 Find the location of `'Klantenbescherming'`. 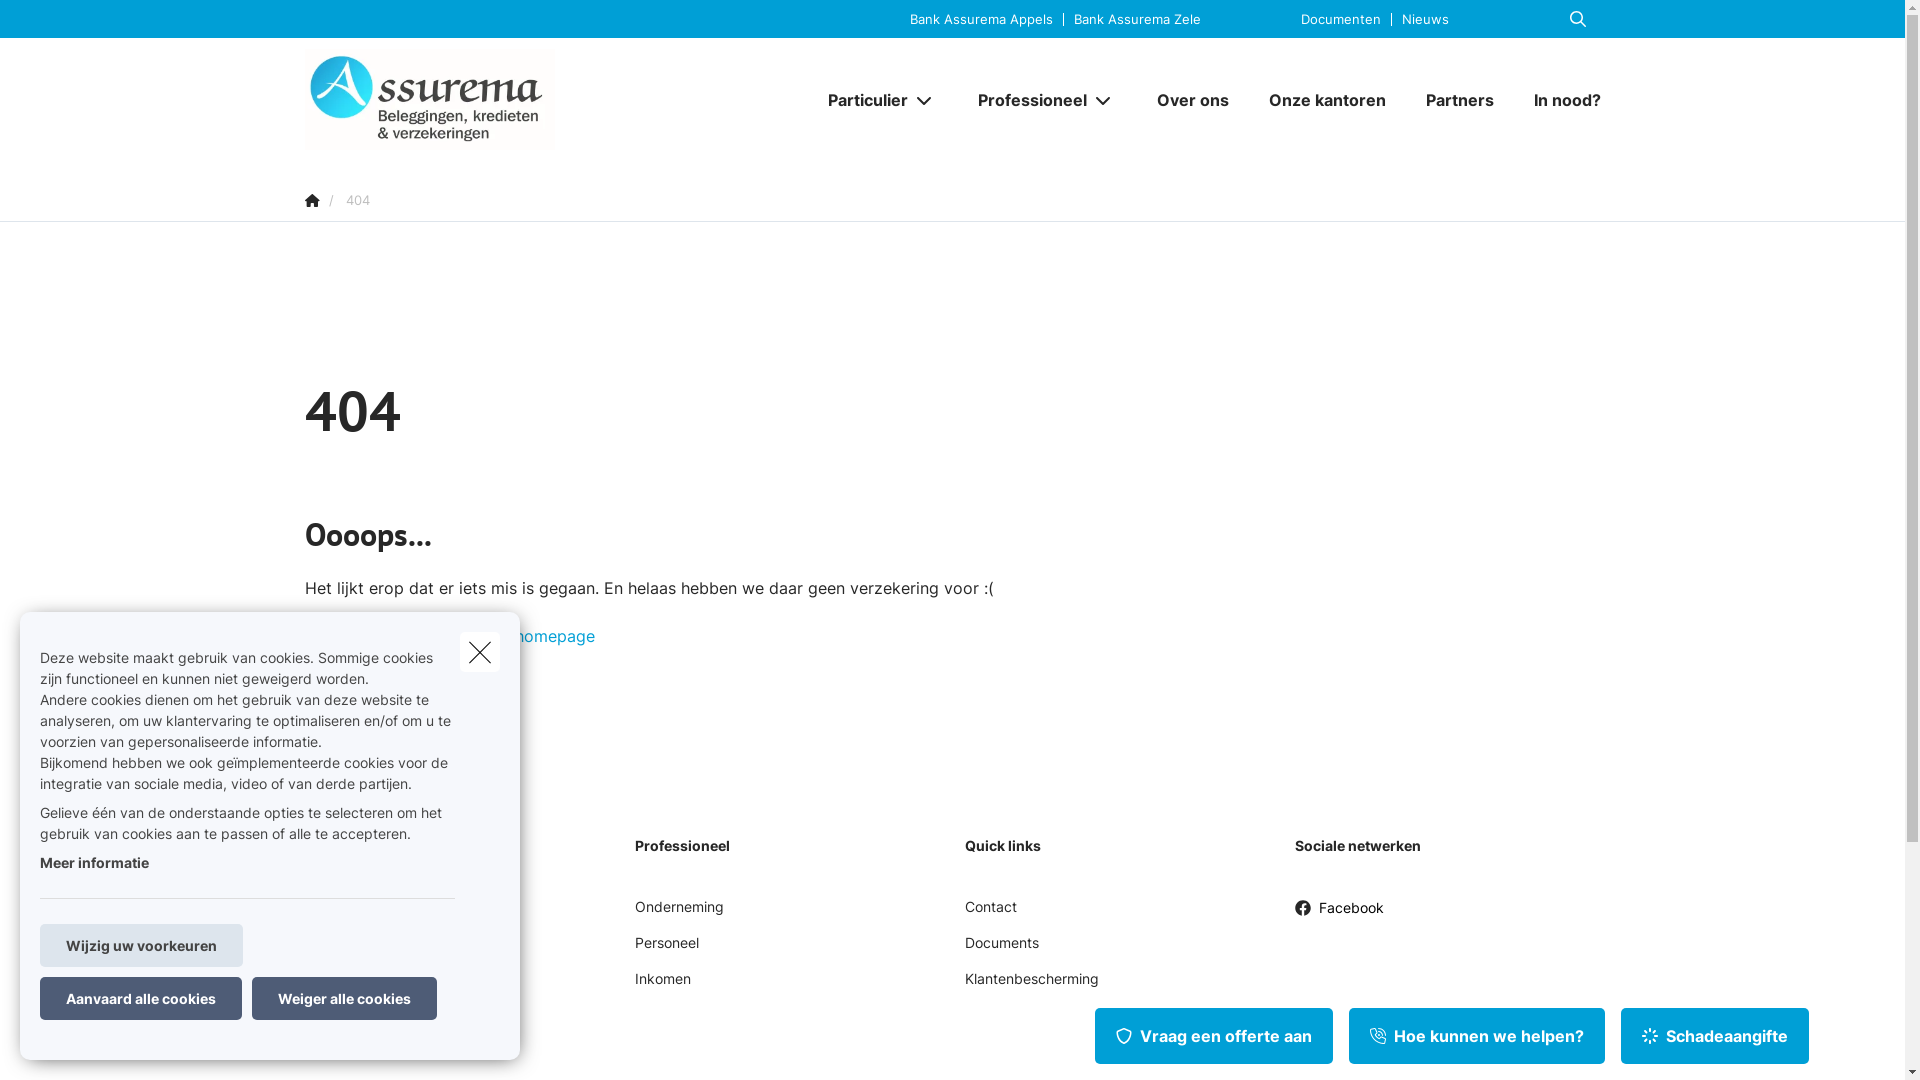

'Klantenbescherming' is located at coordinates (1031, 985).